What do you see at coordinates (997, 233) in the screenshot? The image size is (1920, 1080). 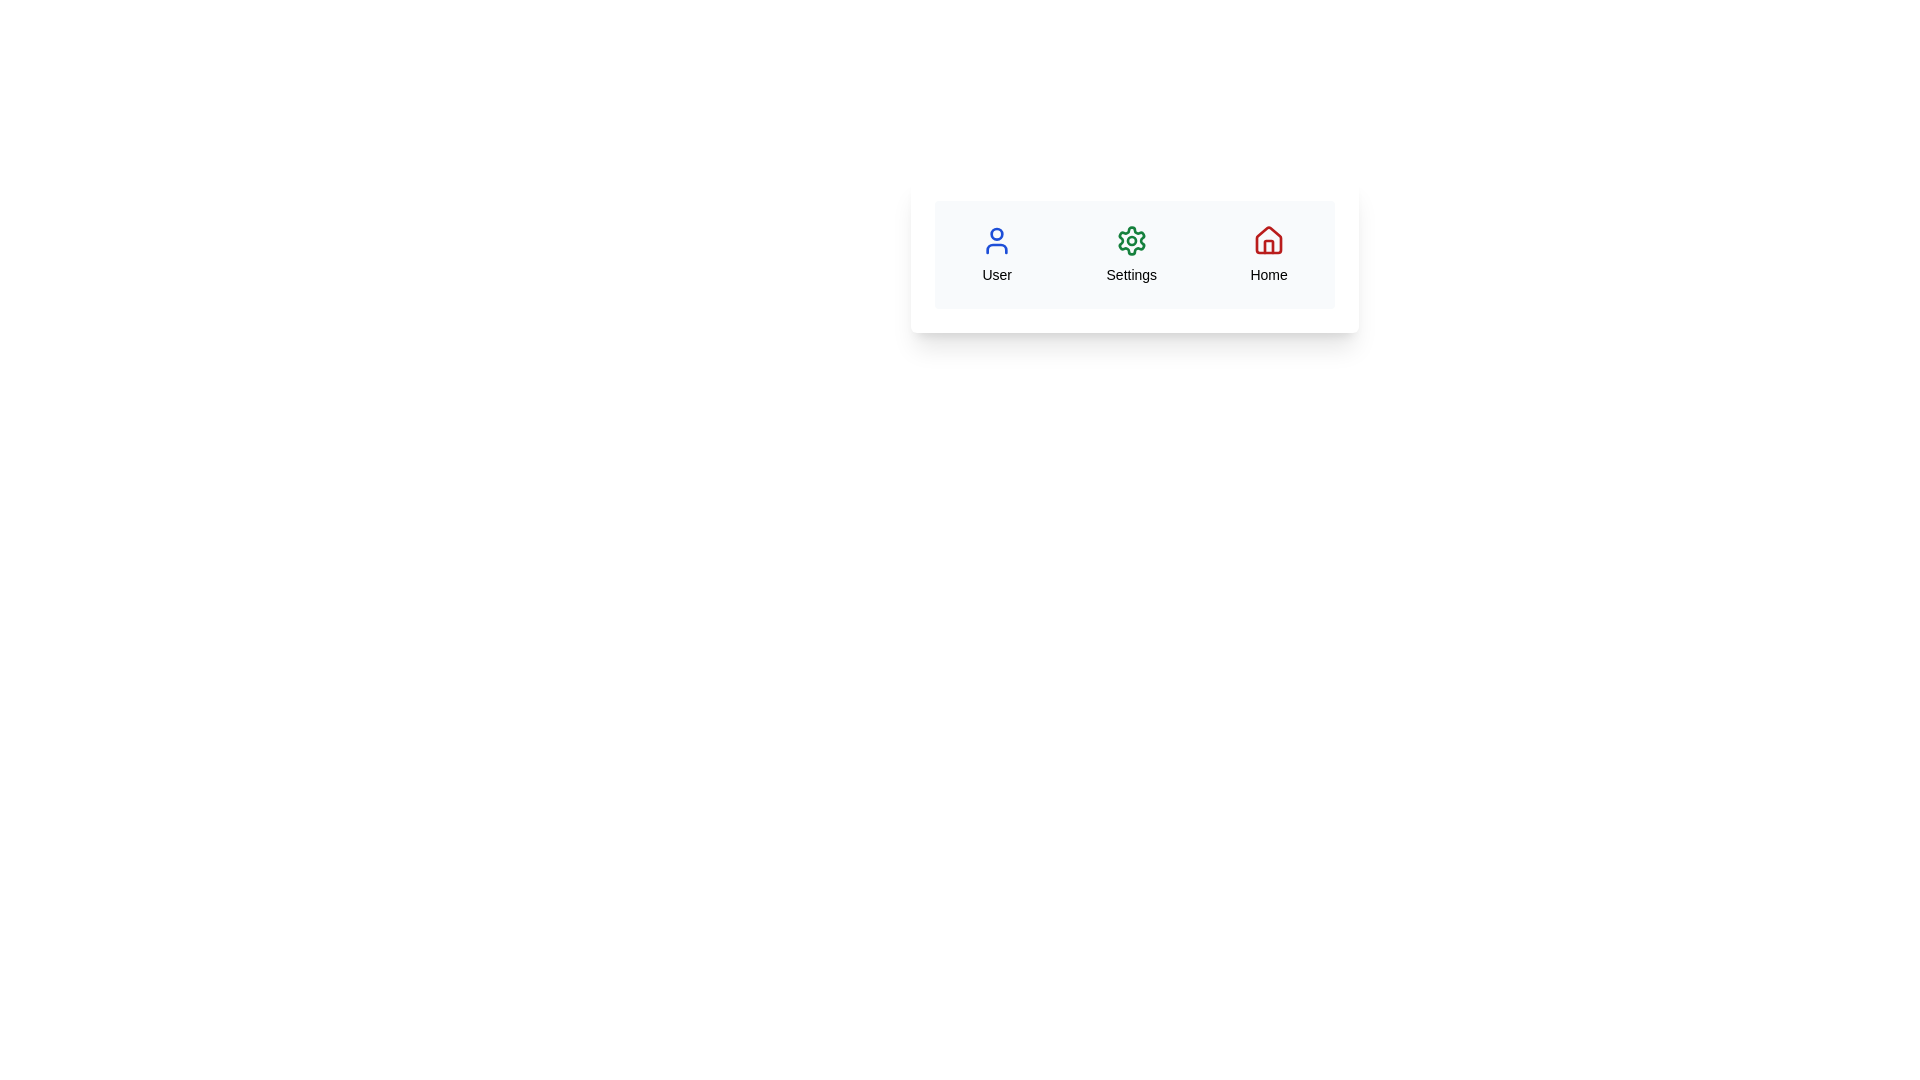 I see `the circular graphical element located above the user profile icon in the horizontal navigation bar` at bounding box center [997, 233].